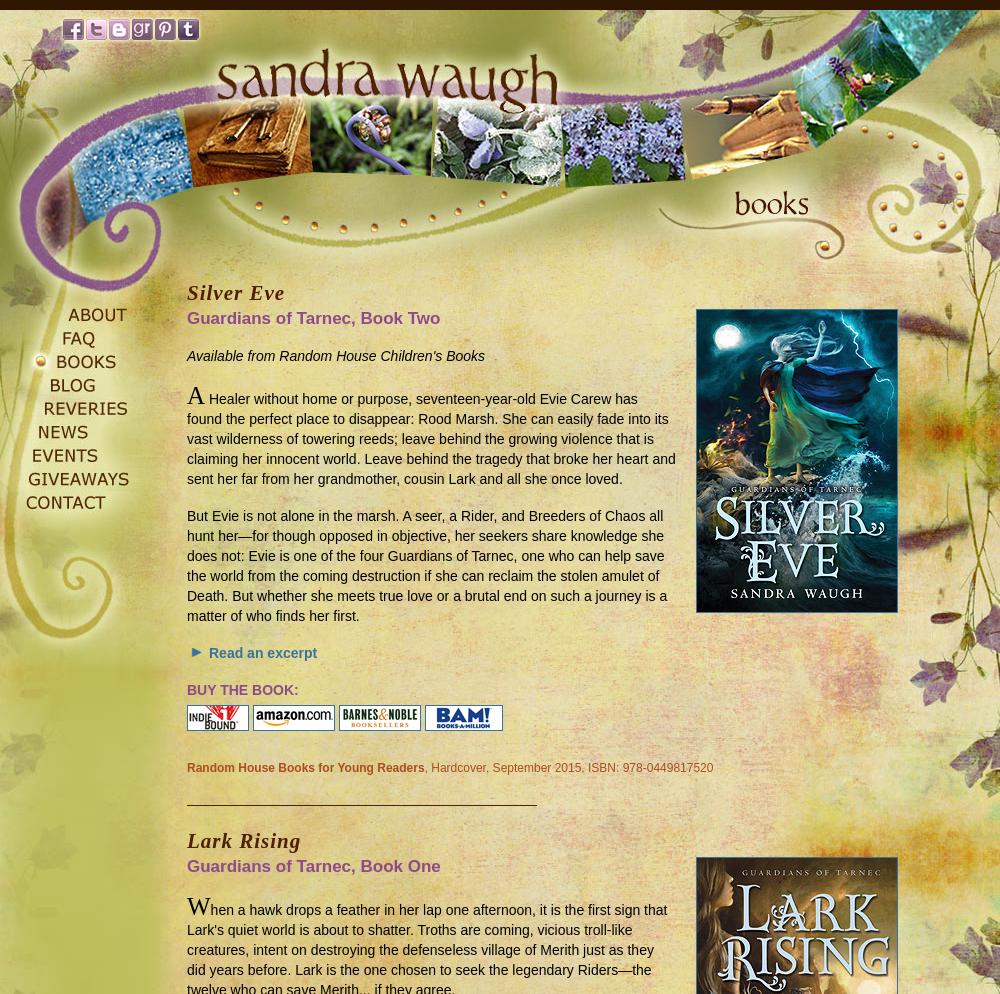 The width and height of the screenshot is (1000, 994). Describe the element at coordinates (187, 318) in the screenshot. I see `'Guardians of Tarnec, Book Two'` at that location.